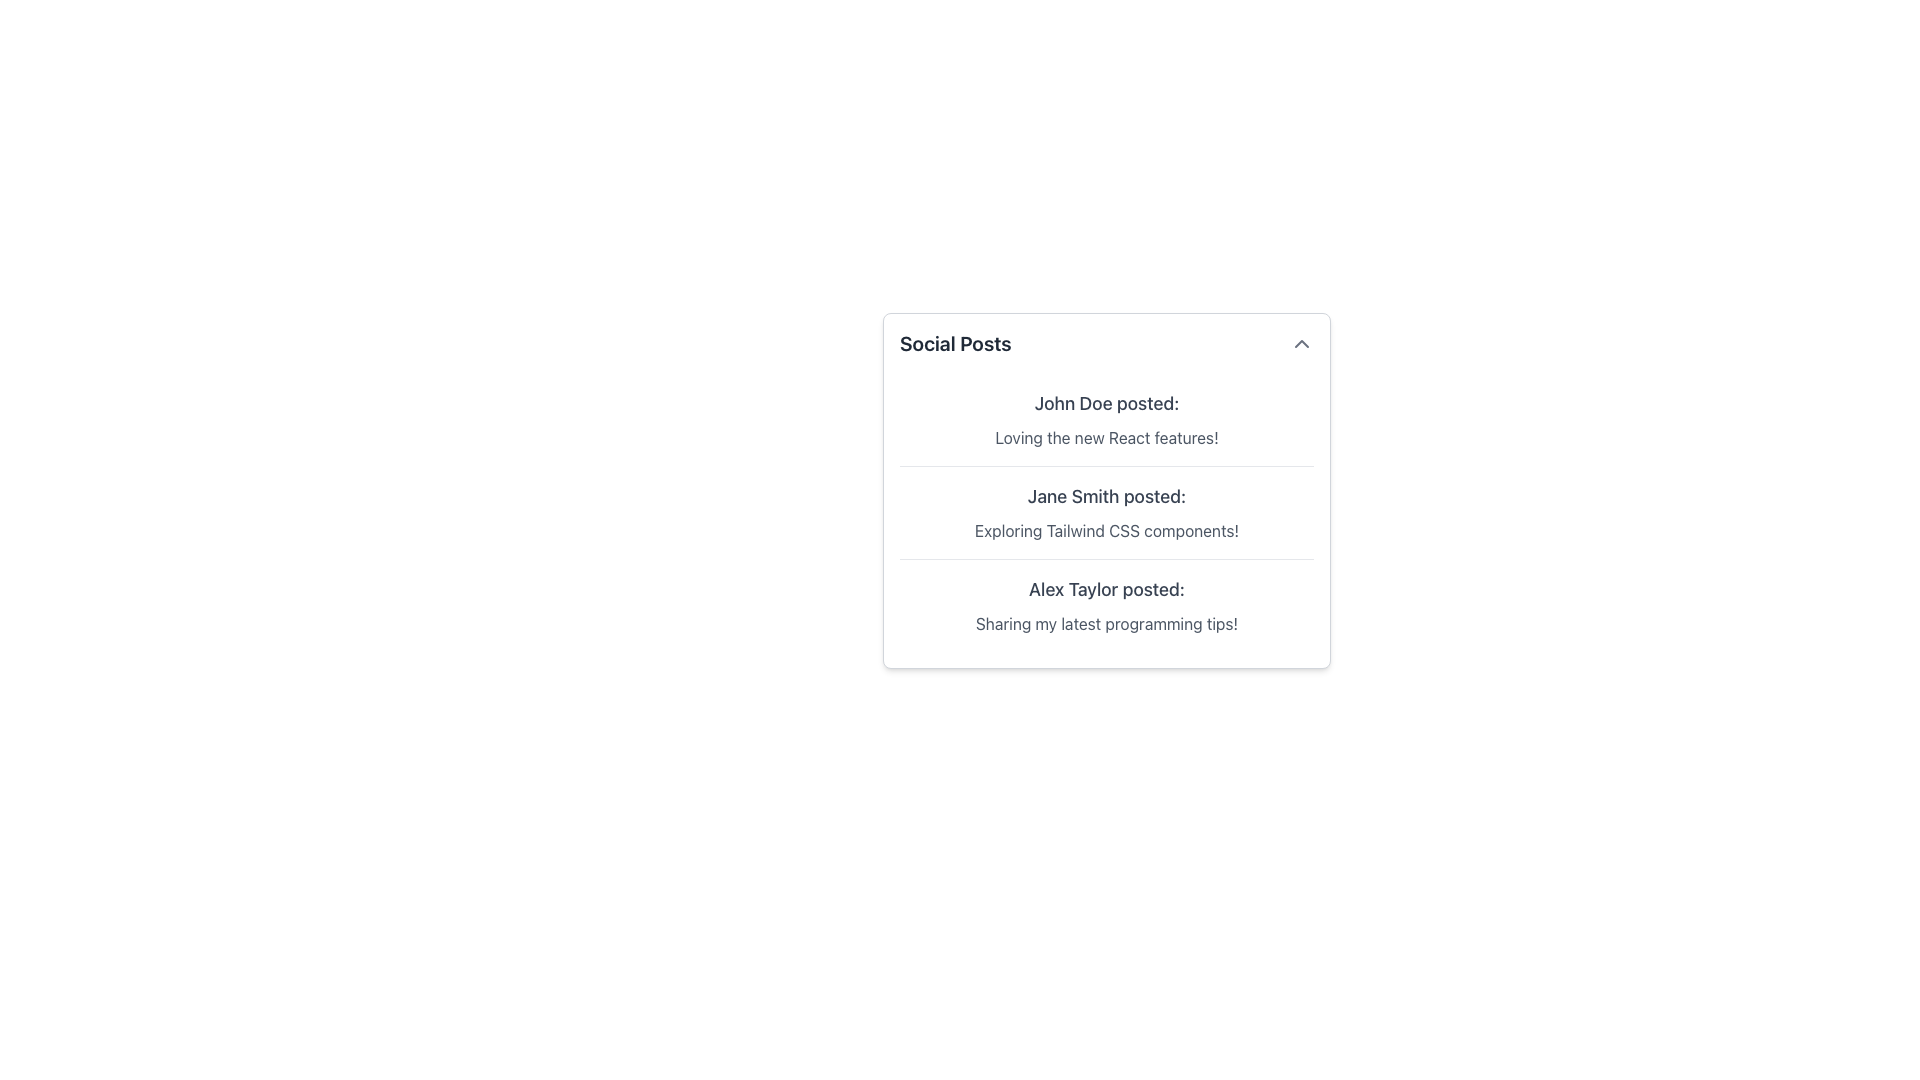 Image resolution: width=1920 pixels, height=1080 pixels. I want to click on the text content display element that shows a user's post headline and content, located as the second item in the social feed, so click(1106, 511).